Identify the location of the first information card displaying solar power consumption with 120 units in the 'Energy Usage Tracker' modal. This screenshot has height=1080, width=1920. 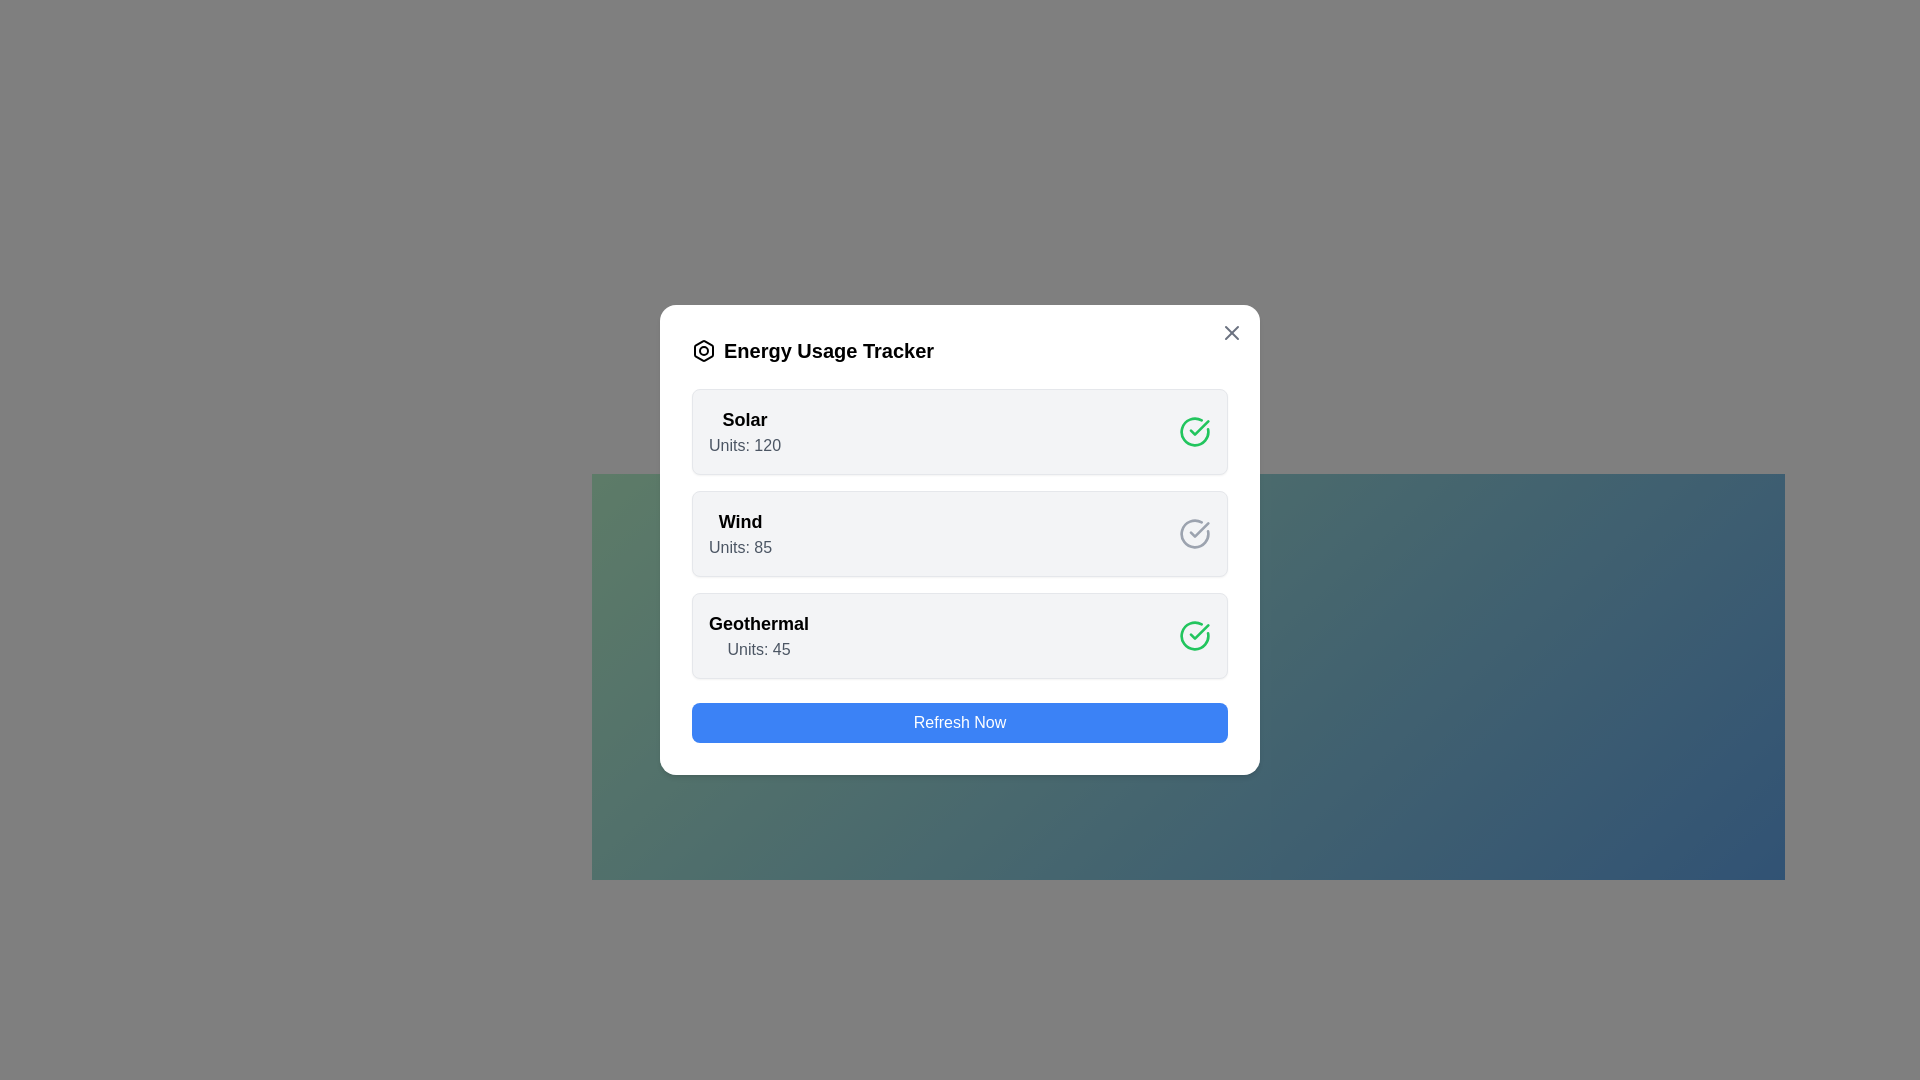
(960, 431).